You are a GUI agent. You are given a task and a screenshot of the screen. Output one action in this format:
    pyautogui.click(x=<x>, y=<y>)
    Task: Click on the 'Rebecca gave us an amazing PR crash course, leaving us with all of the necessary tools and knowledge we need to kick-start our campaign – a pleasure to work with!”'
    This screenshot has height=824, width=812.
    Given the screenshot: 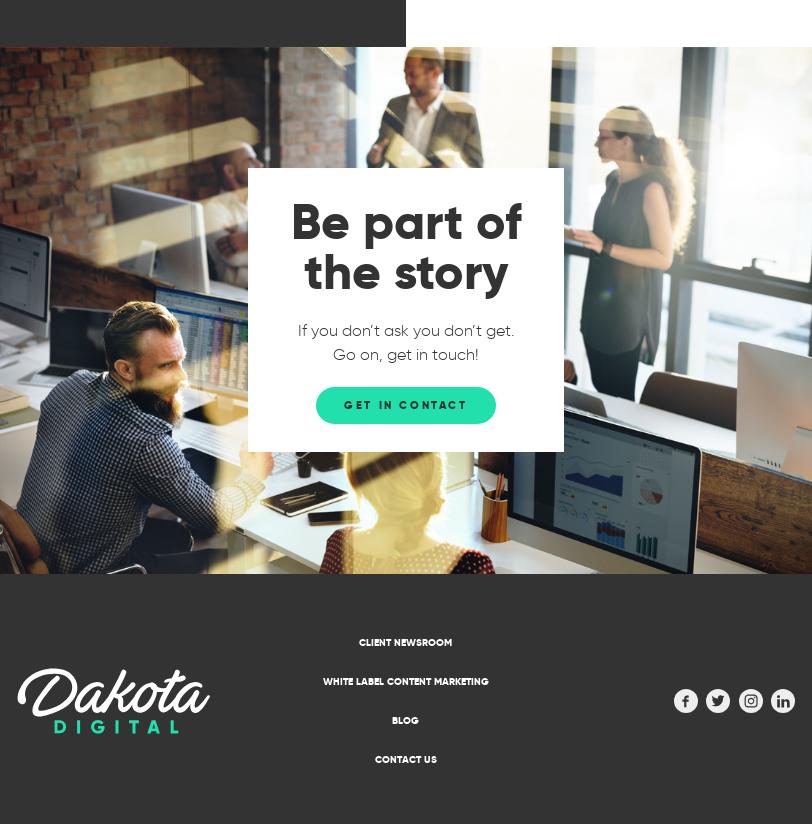 What is the action you would take?
    pyautogui.click(x=618, y=135)
    